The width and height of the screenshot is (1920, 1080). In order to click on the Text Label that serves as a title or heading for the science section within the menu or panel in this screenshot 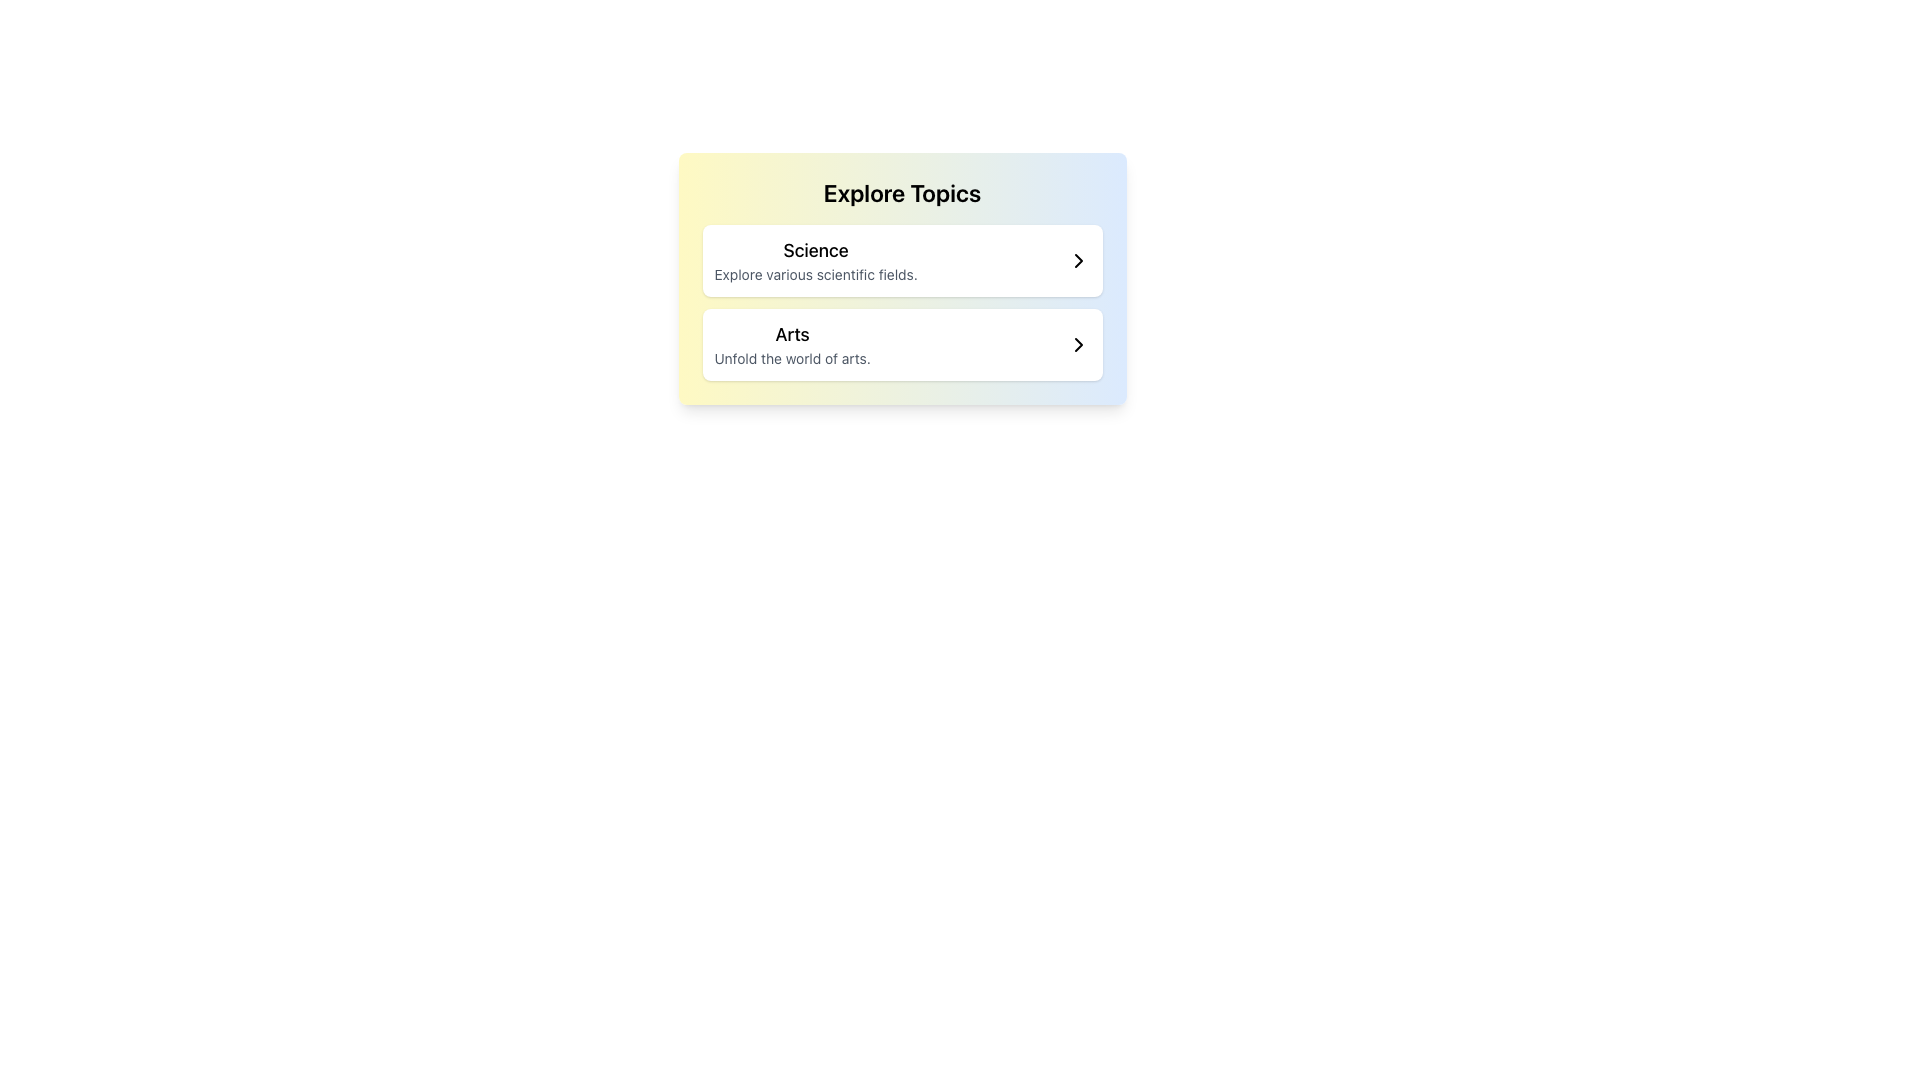, I will do `click(816, 249)`.